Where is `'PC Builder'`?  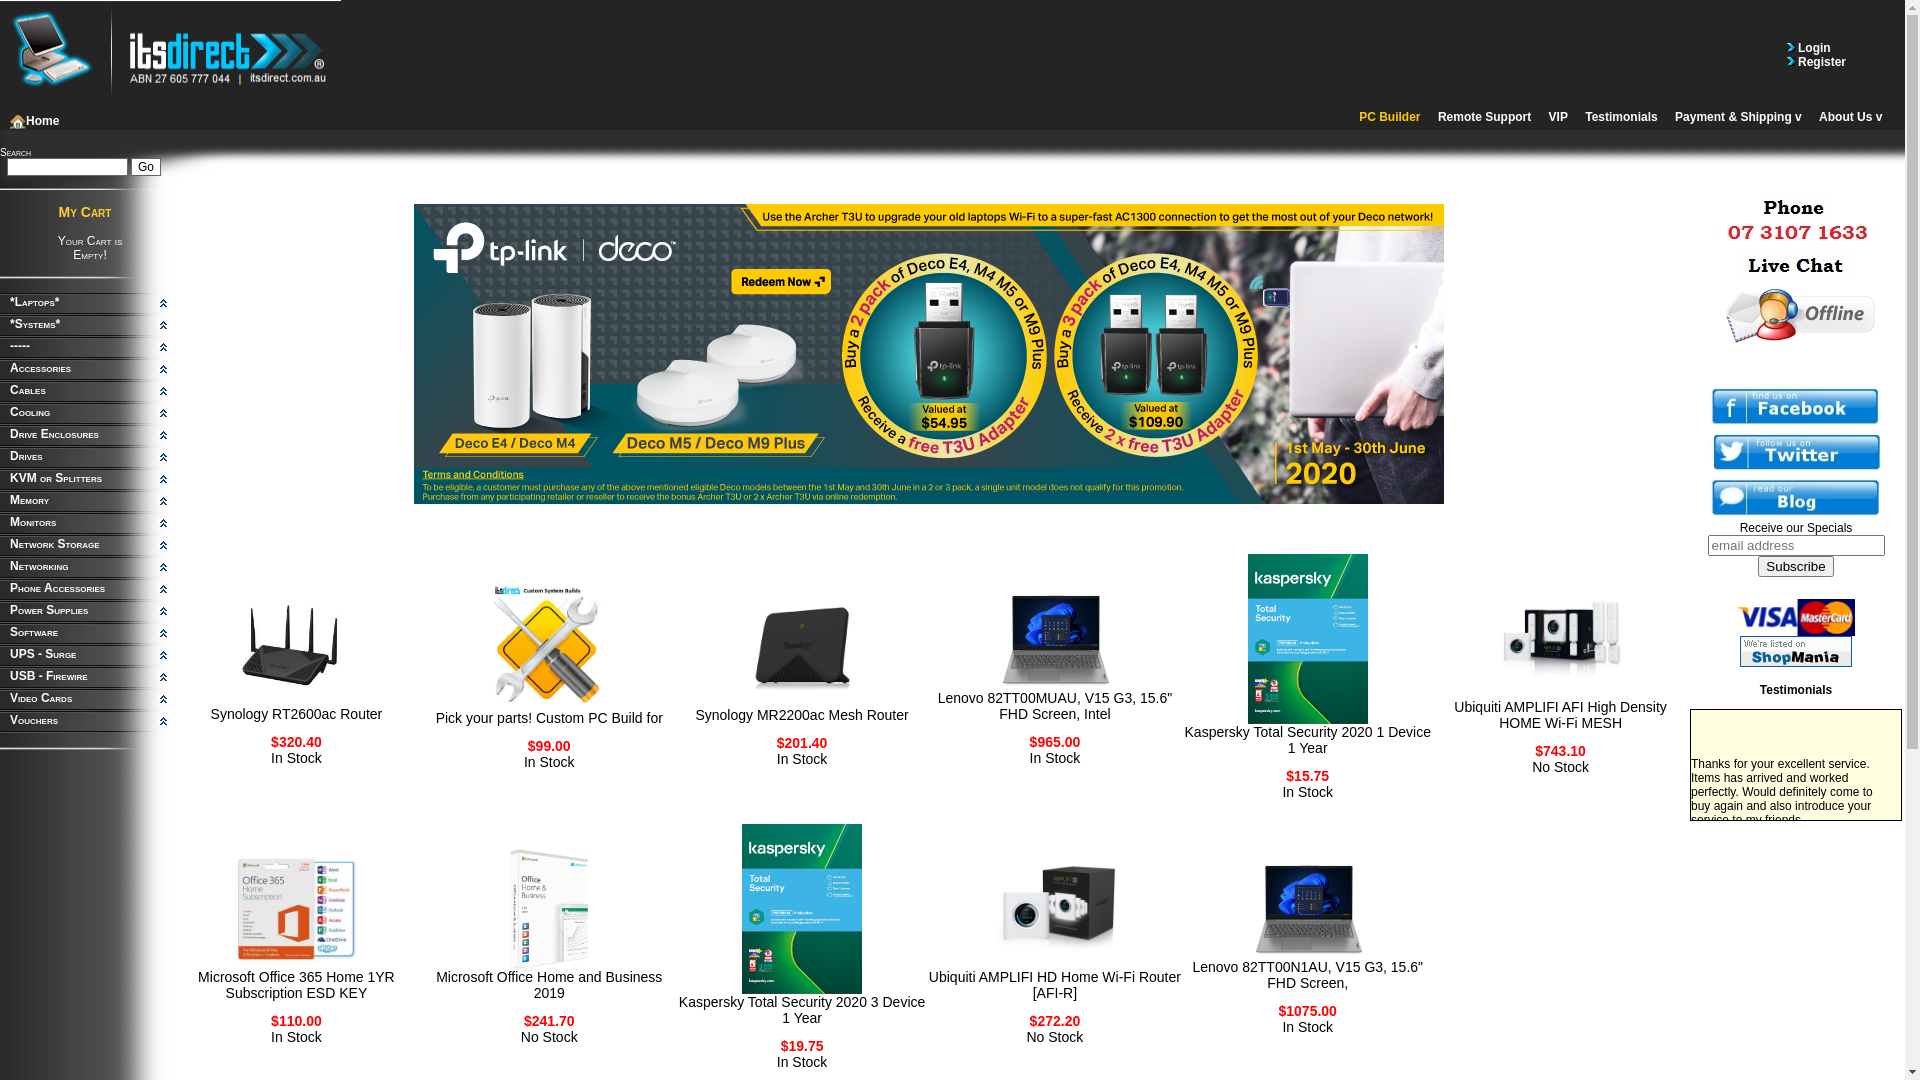 'PC Builder' is located at coordinates (1388, 116).